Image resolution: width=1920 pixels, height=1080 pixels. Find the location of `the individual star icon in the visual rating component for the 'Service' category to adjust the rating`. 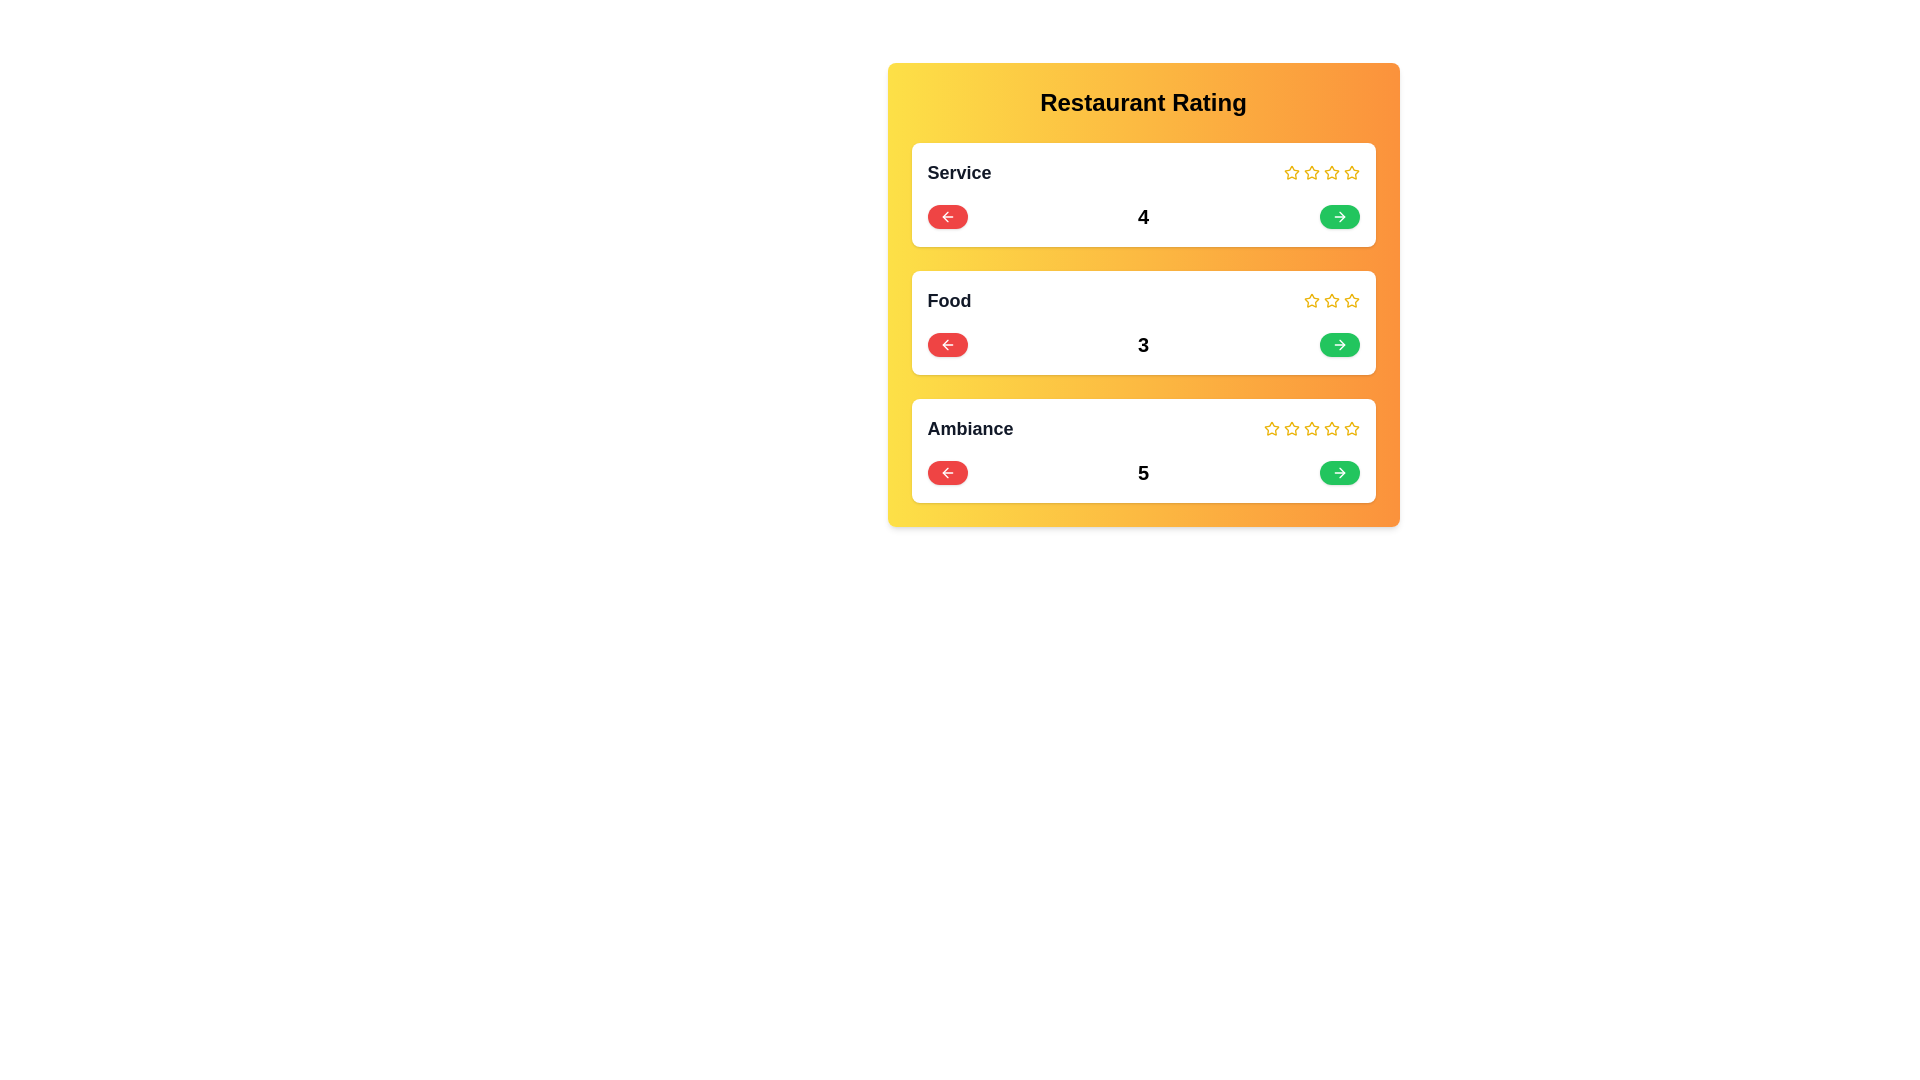

the individual star icon in the visual rating component for the 'Service' category to adjust the rating is located at coordinates (1321, 172).